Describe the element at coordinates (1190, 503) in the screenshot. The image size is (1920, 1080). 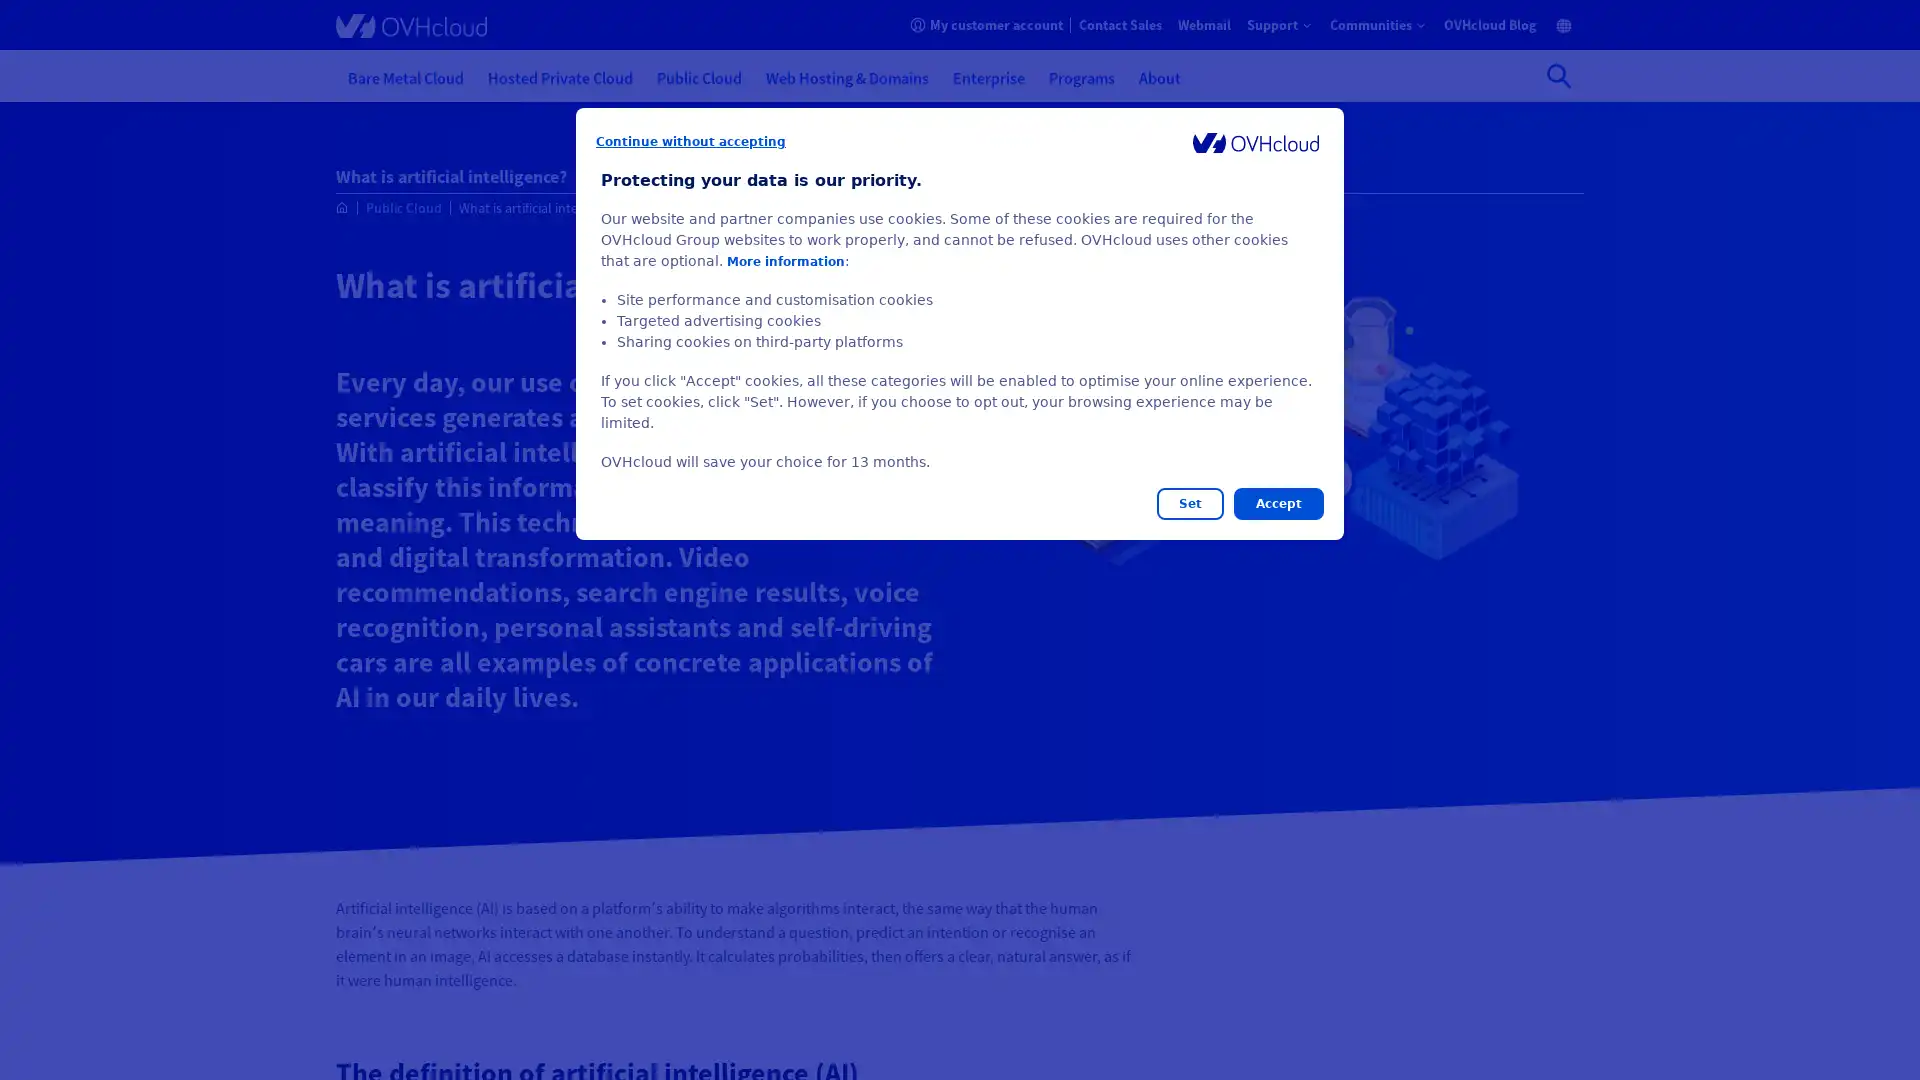
I see `Set` at that location.